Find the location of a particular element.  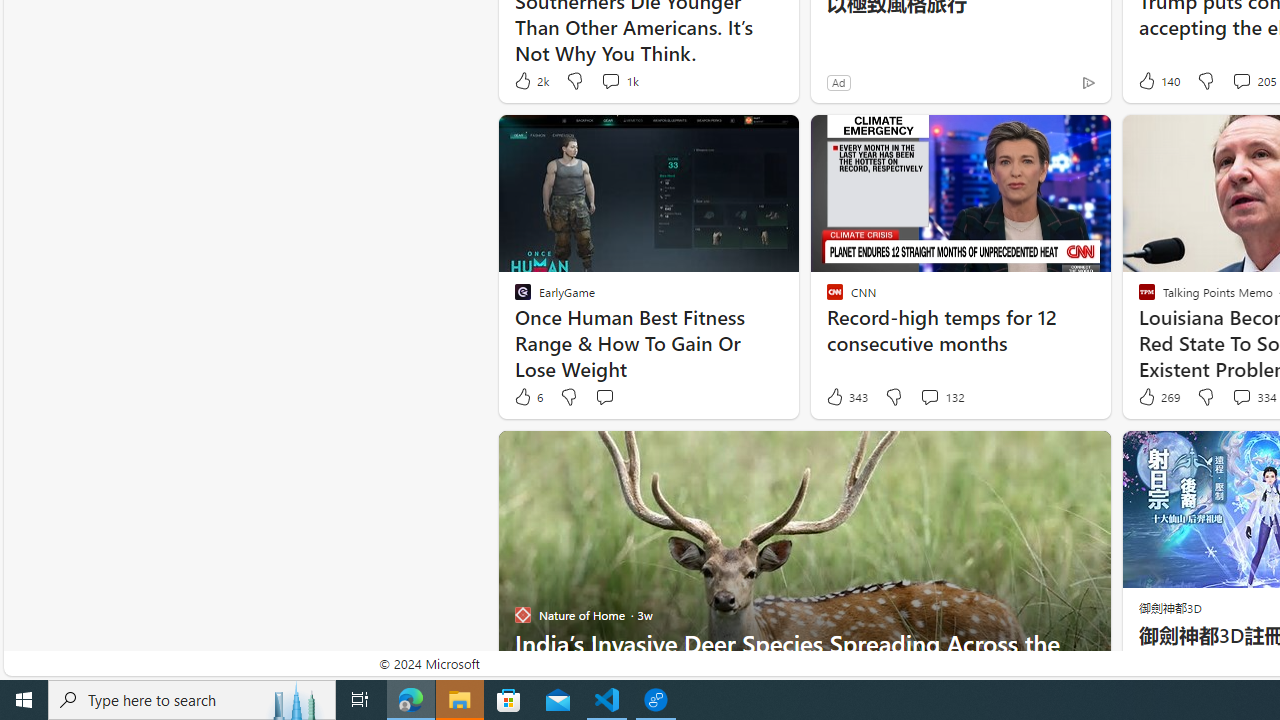

'269 Like' is located at coordinates (1157, 397).